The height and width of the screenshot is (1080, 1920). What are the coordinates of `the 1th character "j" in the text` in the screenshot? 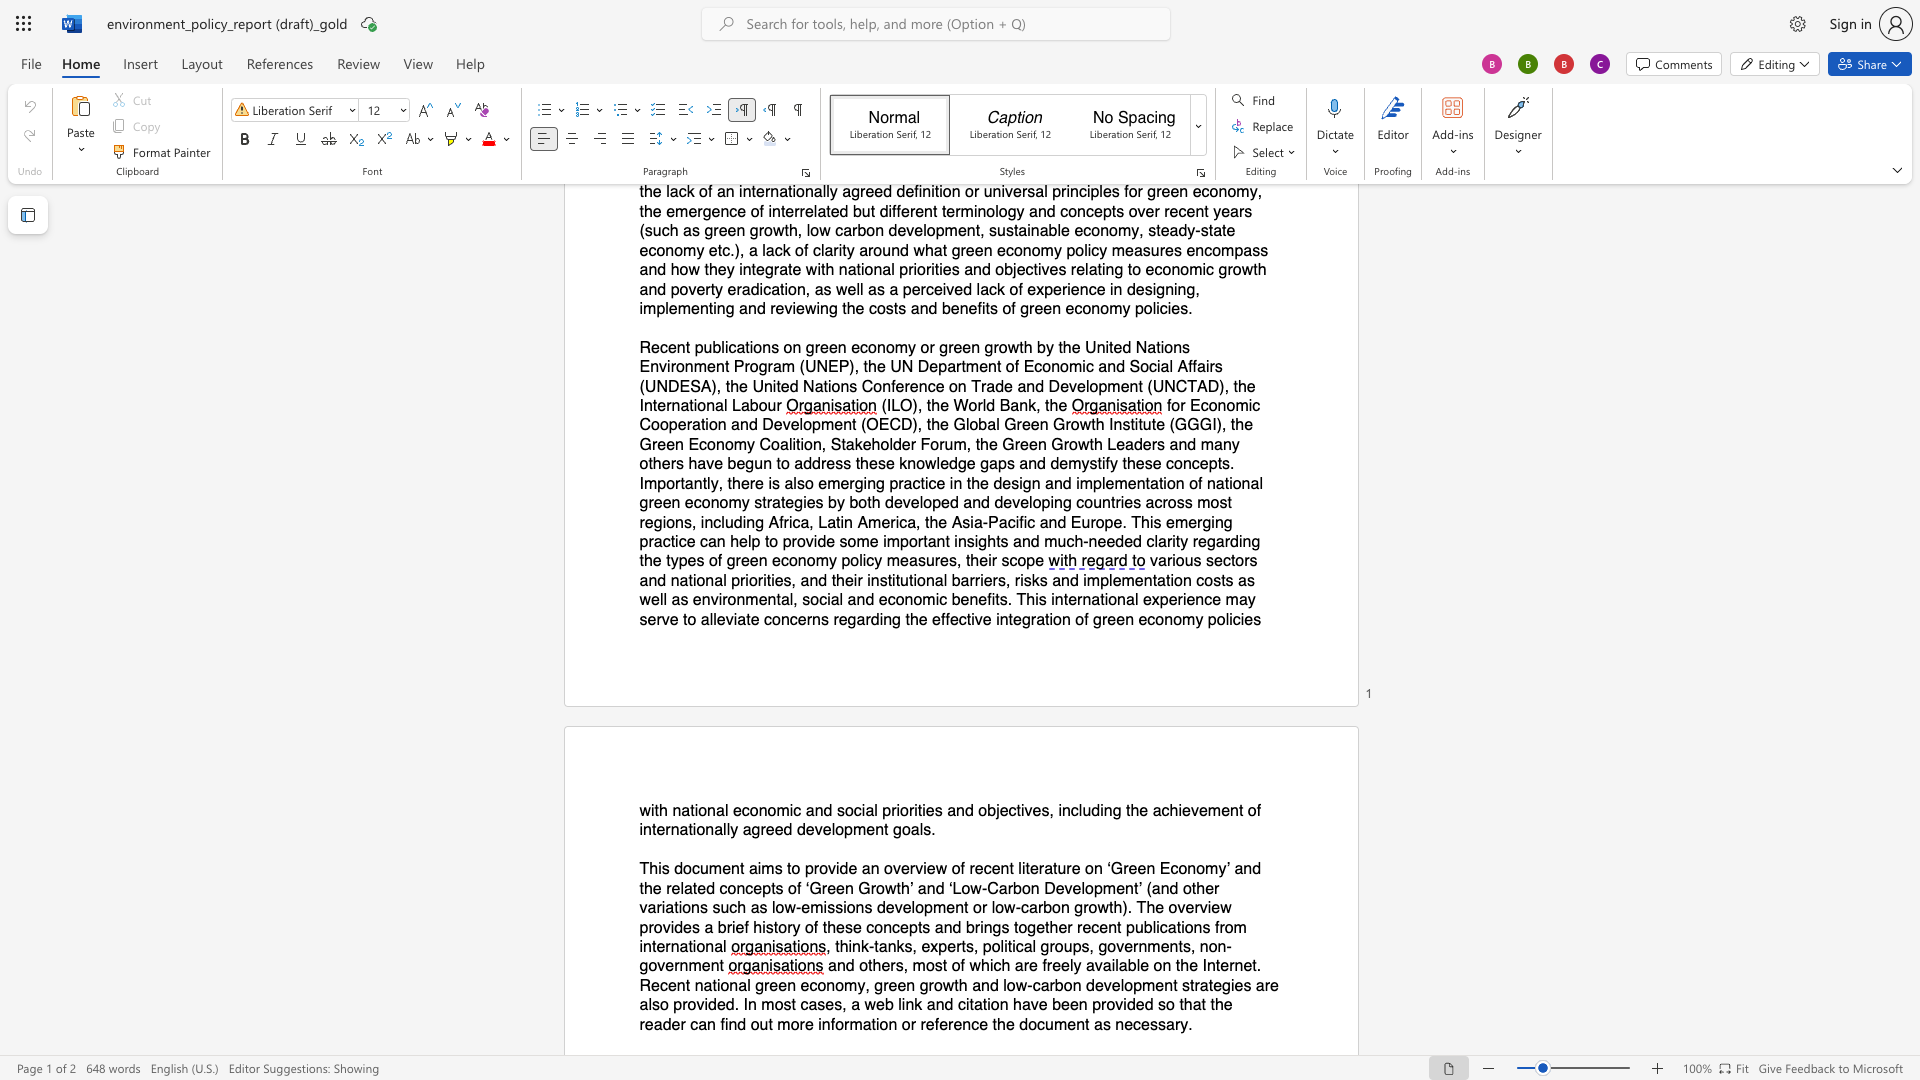 It's located at (998, 810).